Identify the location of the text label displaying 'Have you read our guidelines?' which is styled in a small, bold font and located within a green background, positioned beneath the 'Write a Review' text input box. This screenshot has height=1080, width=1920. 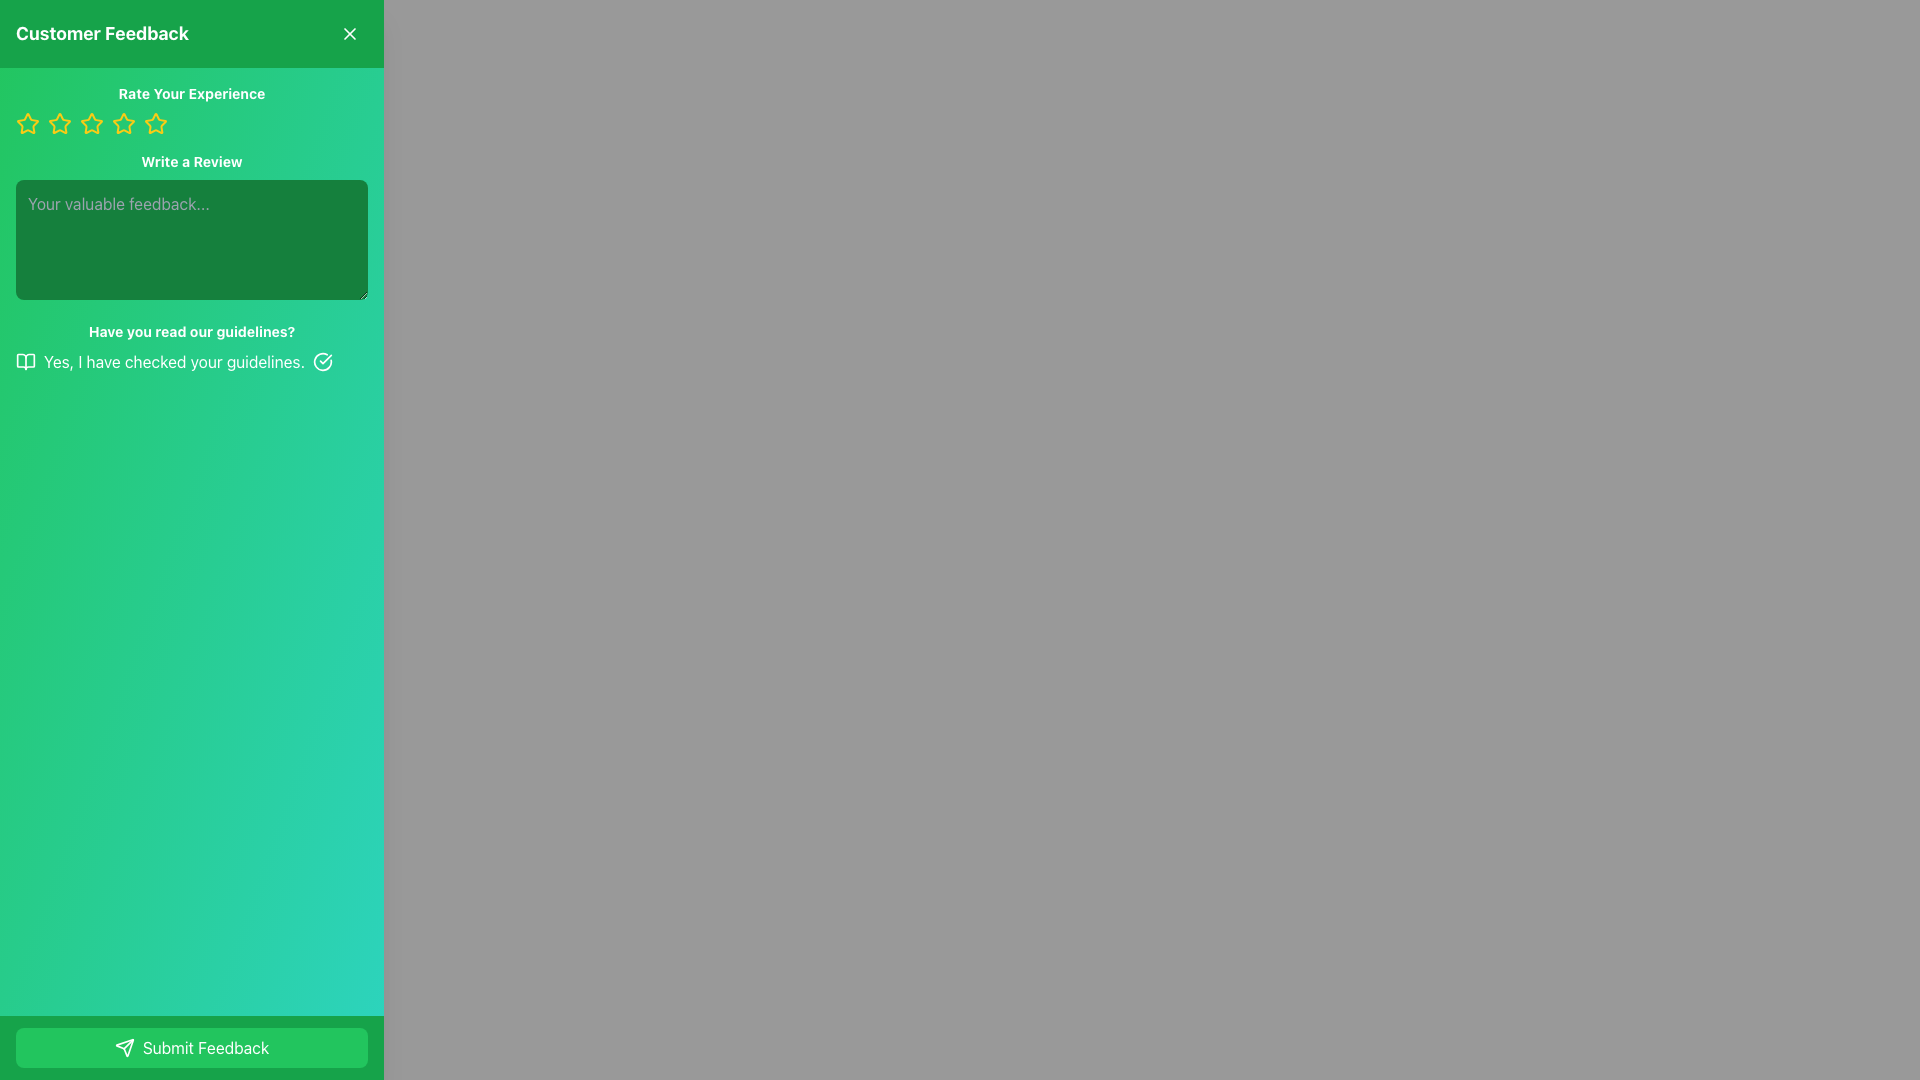
(192, 330).